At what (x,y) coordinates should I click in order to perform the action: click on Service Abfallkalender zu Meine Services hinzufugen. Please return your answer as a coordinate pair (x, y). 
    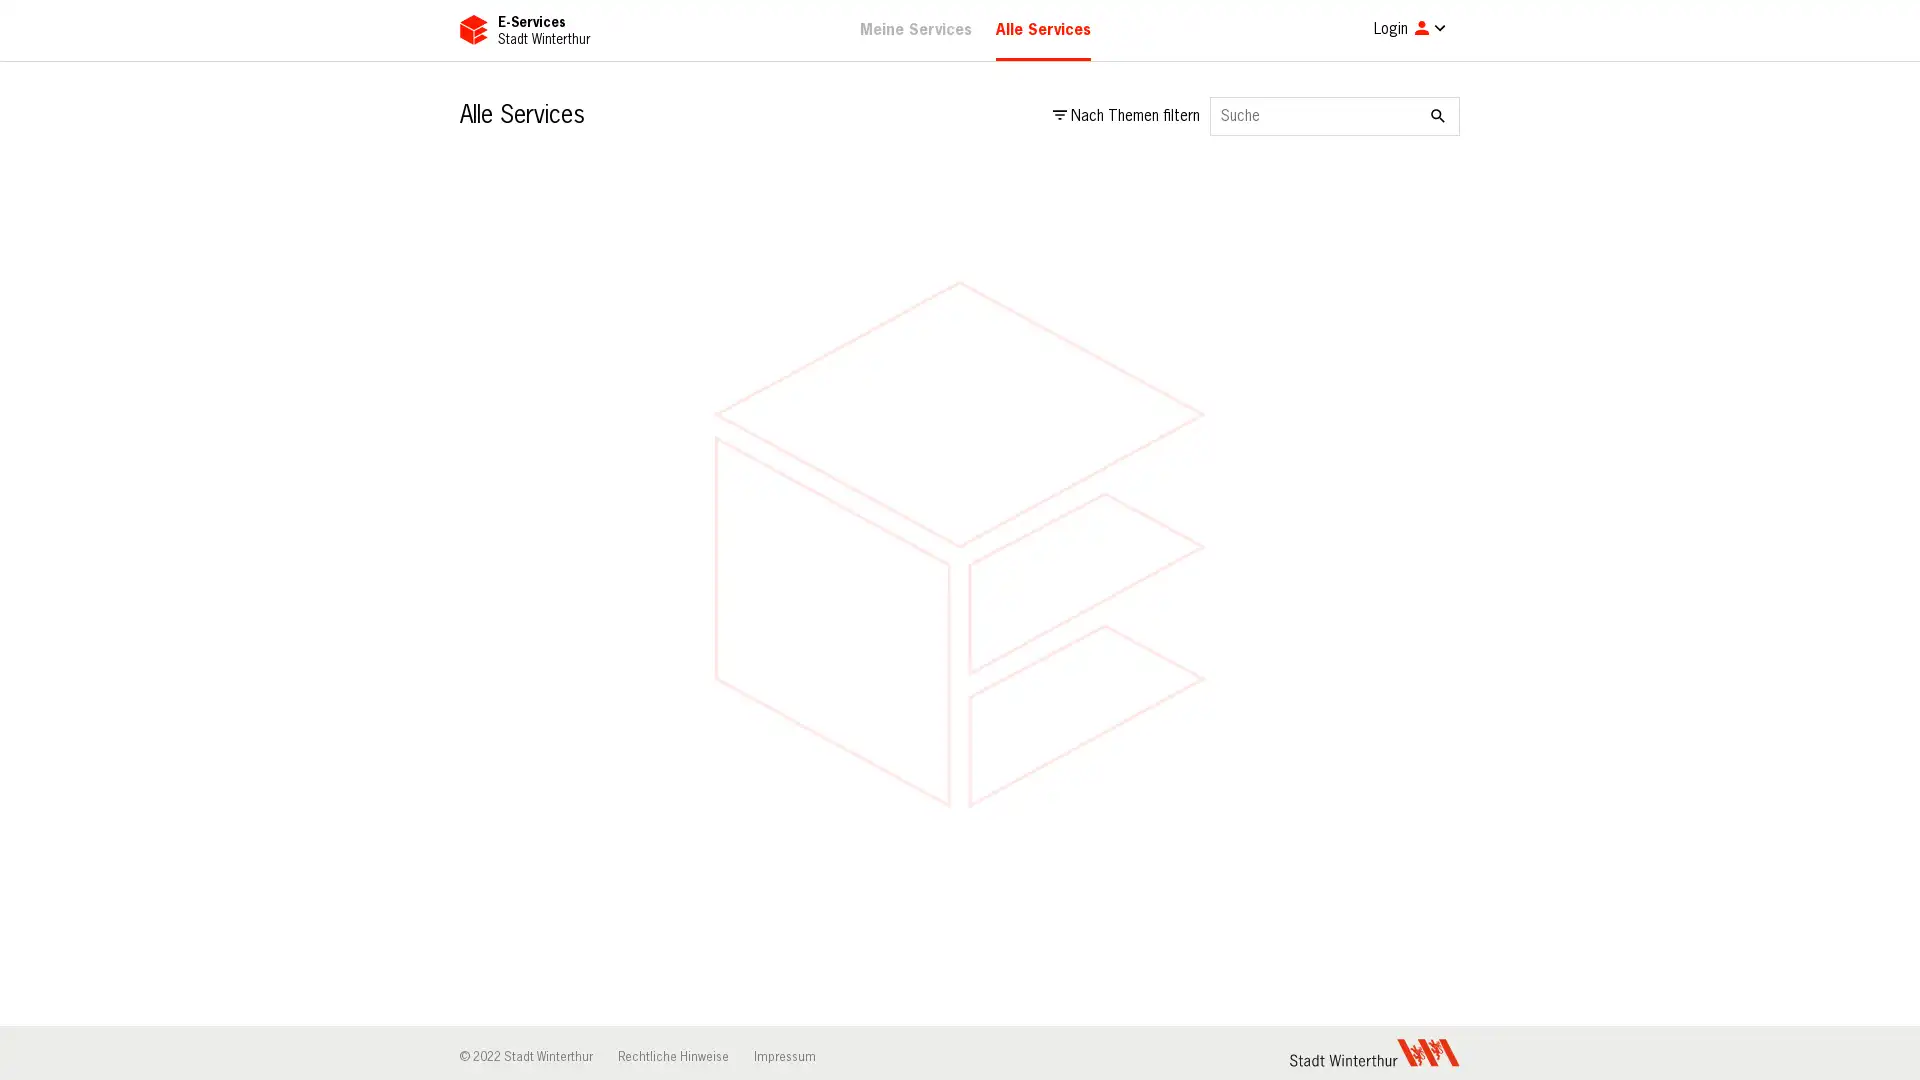
    Looking at the image, I should click on (749, 203).